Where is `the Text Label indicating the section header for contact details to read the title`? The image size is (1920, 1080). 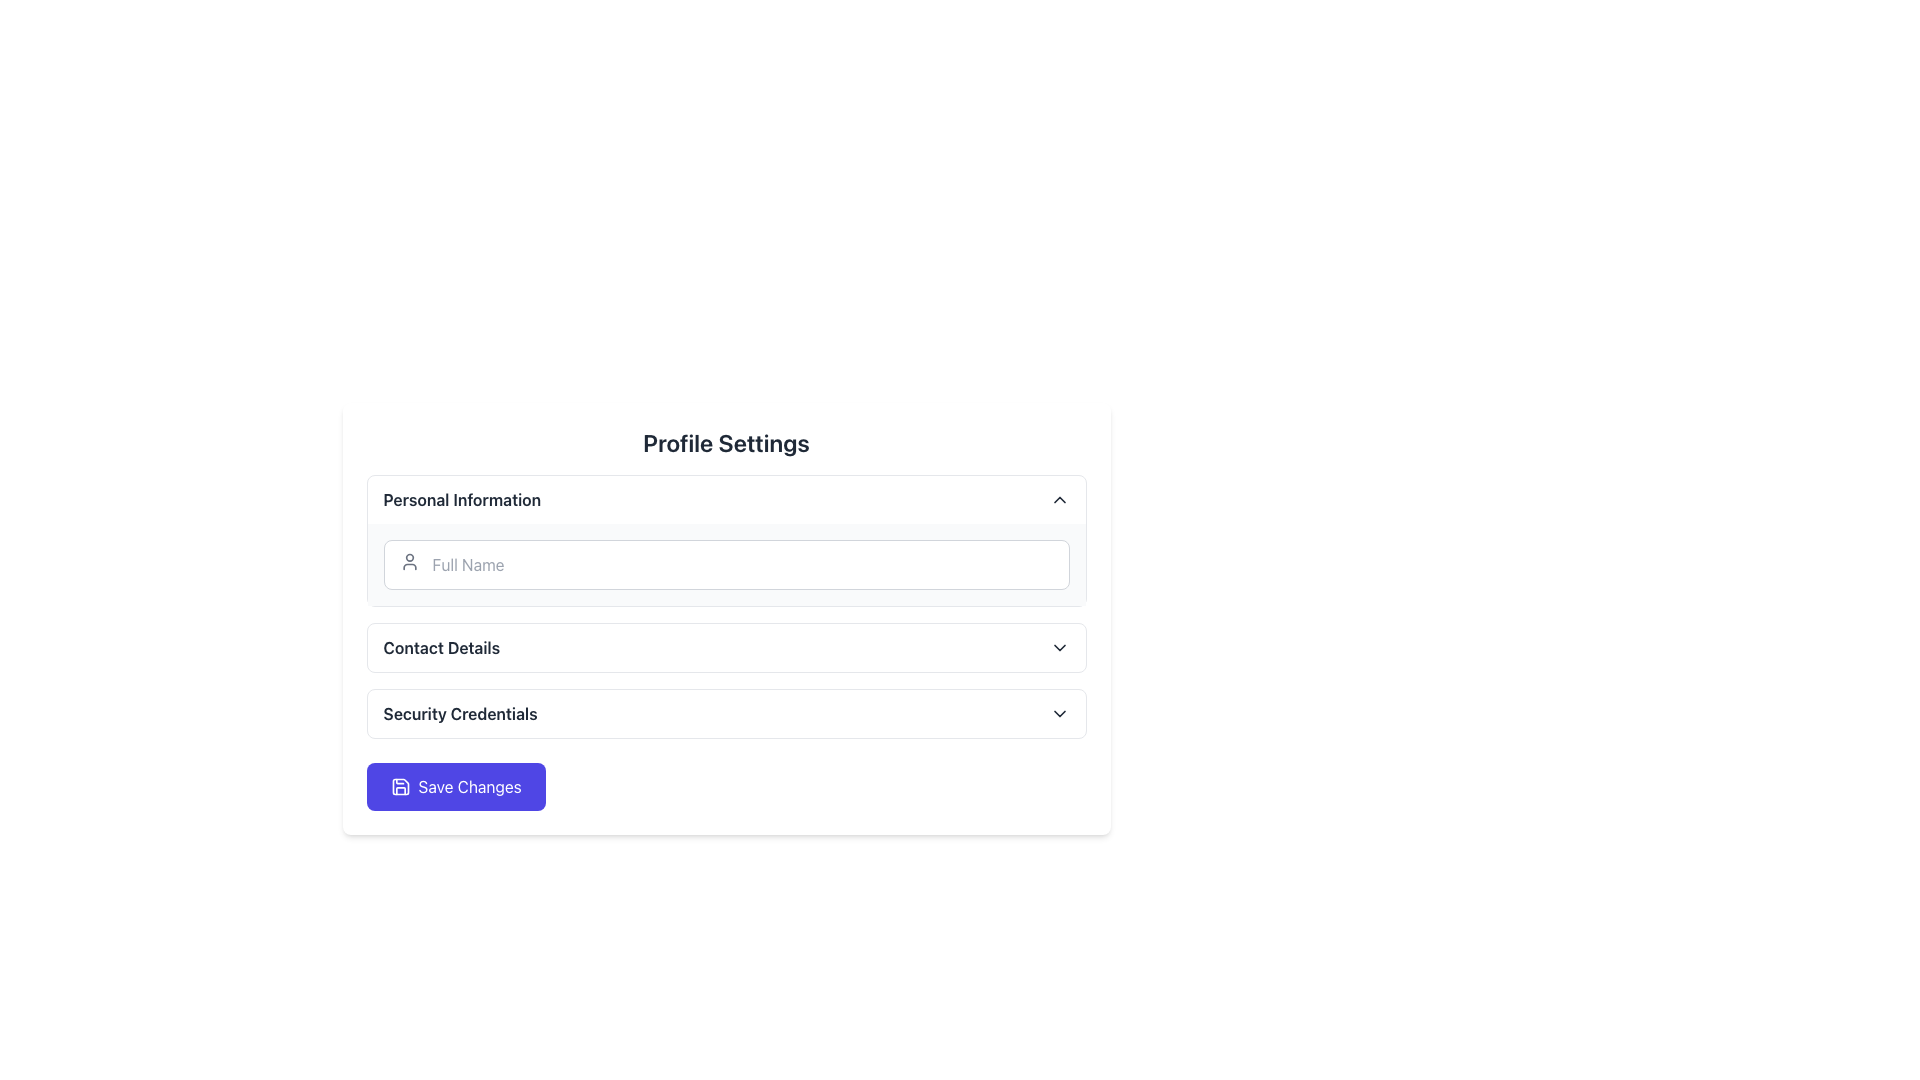
the Text Label indicating the section header for contact details to read the title is located at coordinates (440, 648).